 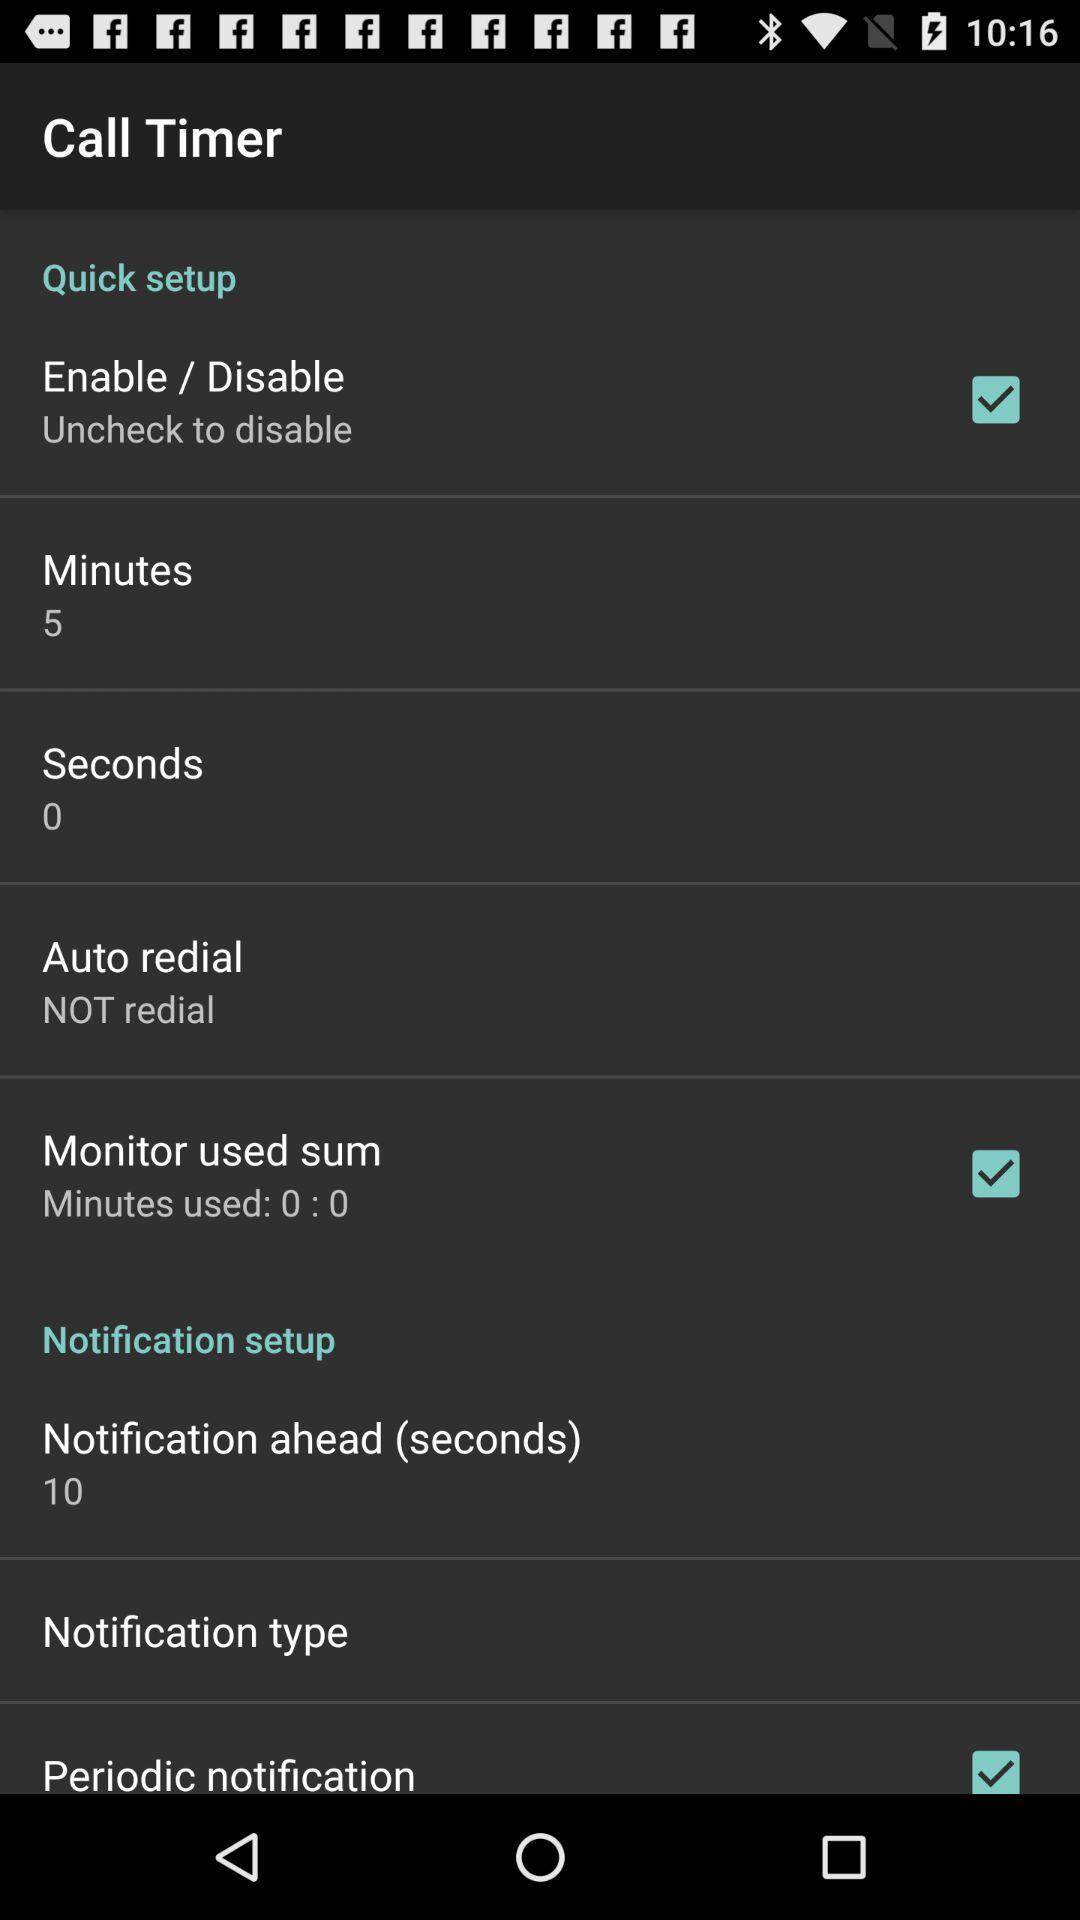 I want to click on the tick mark which is right to the enabledisable, so click(x=995, y=399).